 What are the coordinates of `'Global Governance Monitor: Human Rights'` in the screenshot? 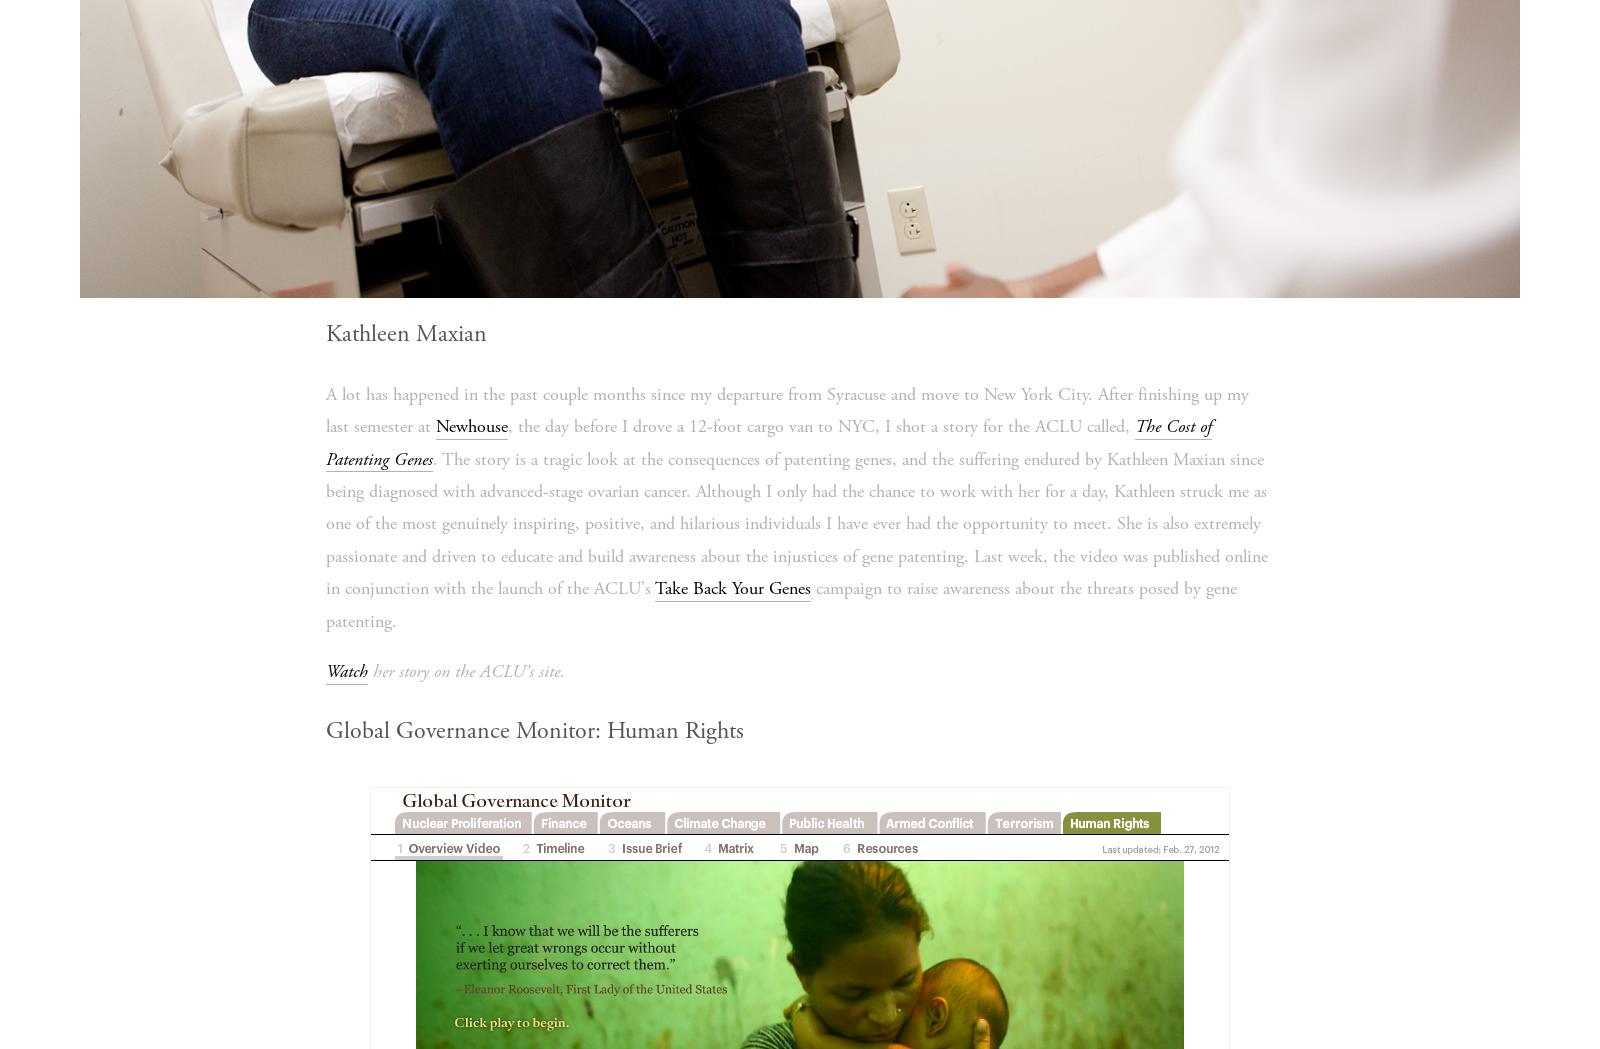 It's located at (532, 730).